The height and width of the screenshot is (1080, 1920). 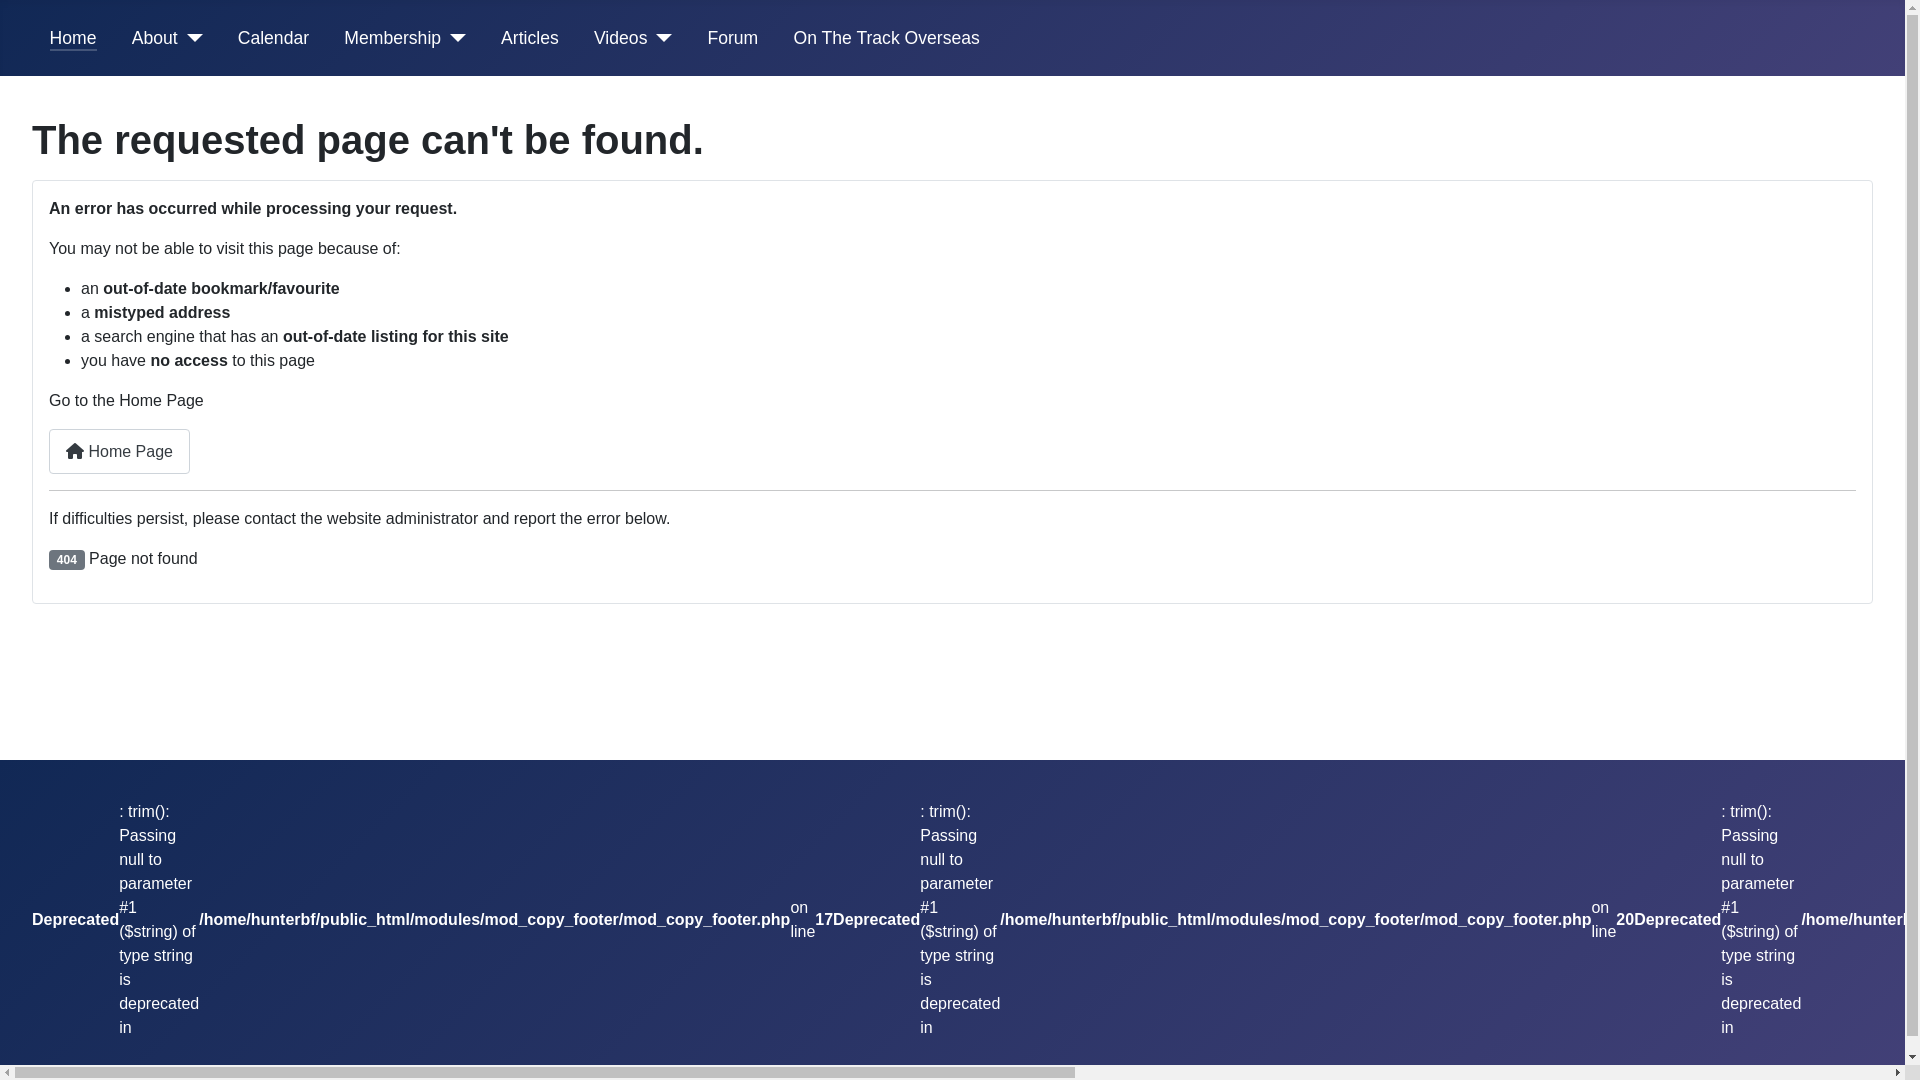 I want to click on 'About', so click(x=153, y=38).